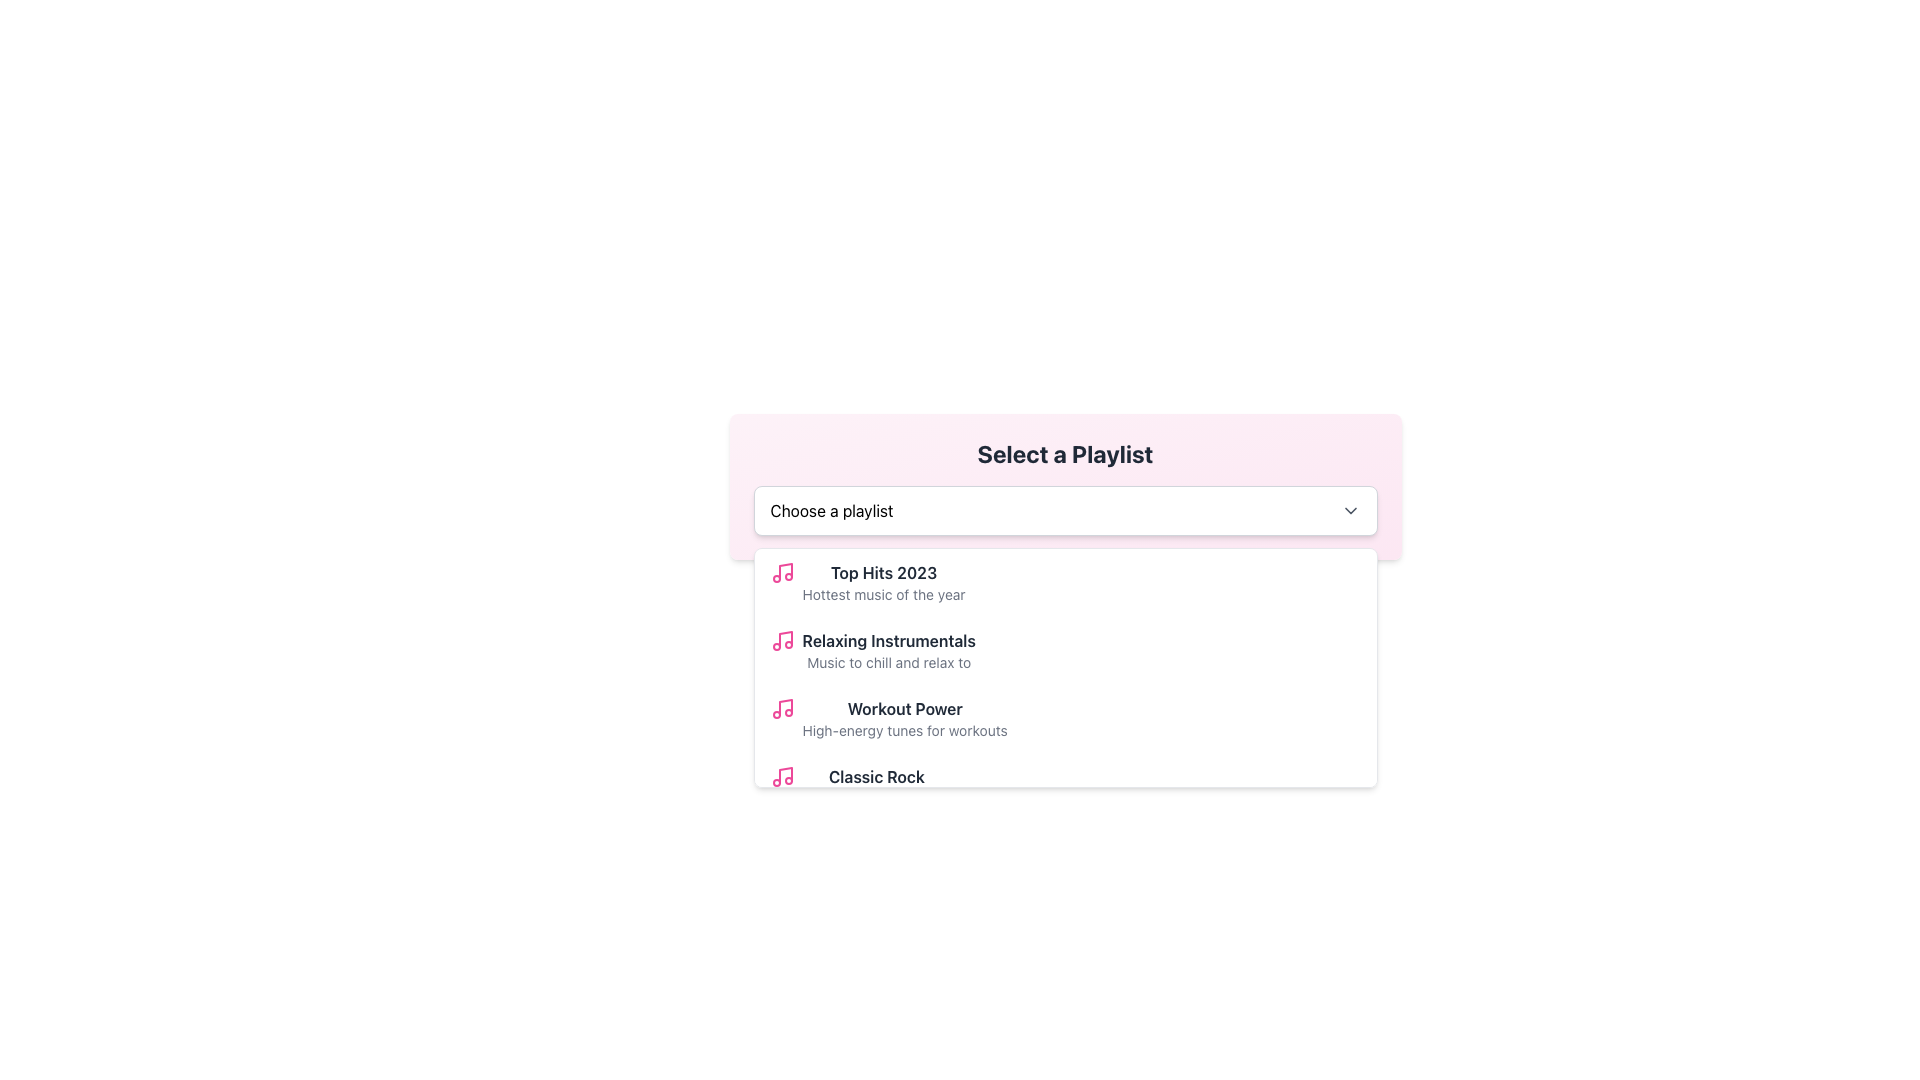 The height and width of the screenshot is (1080, 1920). What do you see at coordinates (876, 785) in the screenshot?
I see `the list item labeled 'Classic Rock'` at bounding box center [876, 785].